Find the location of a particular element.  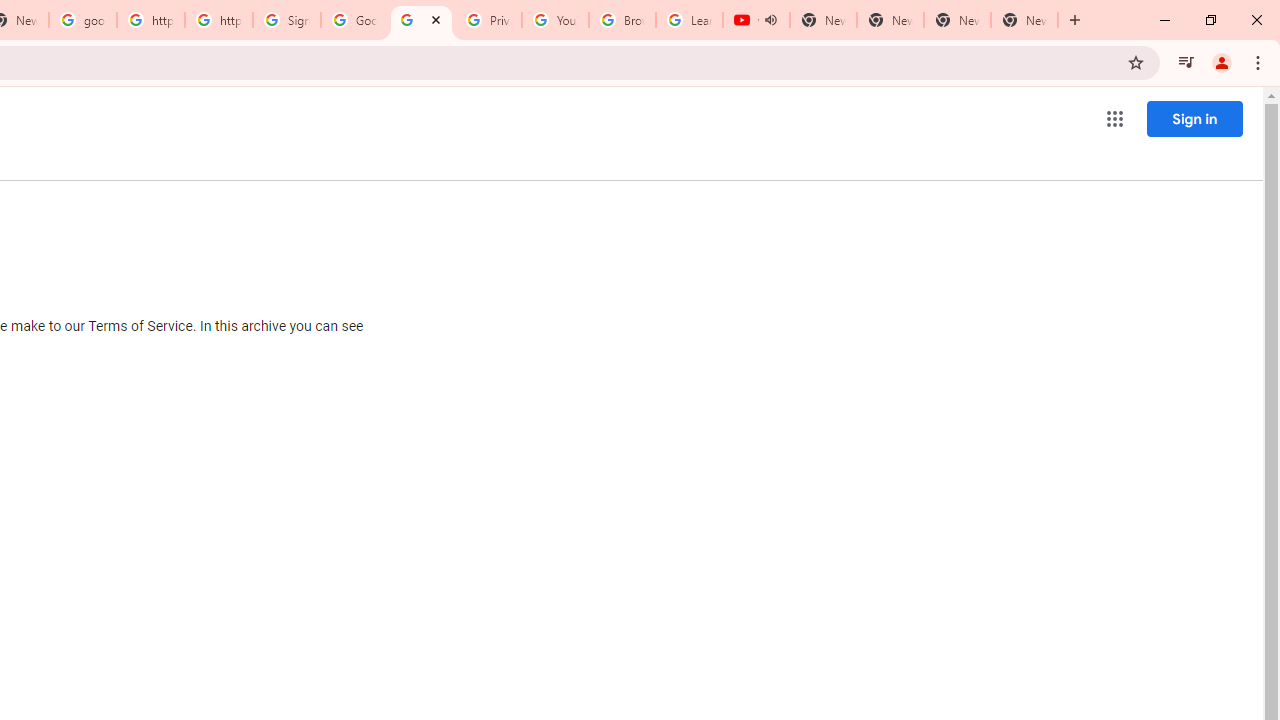

'Chrome' is located at coordinates (1259, 61).